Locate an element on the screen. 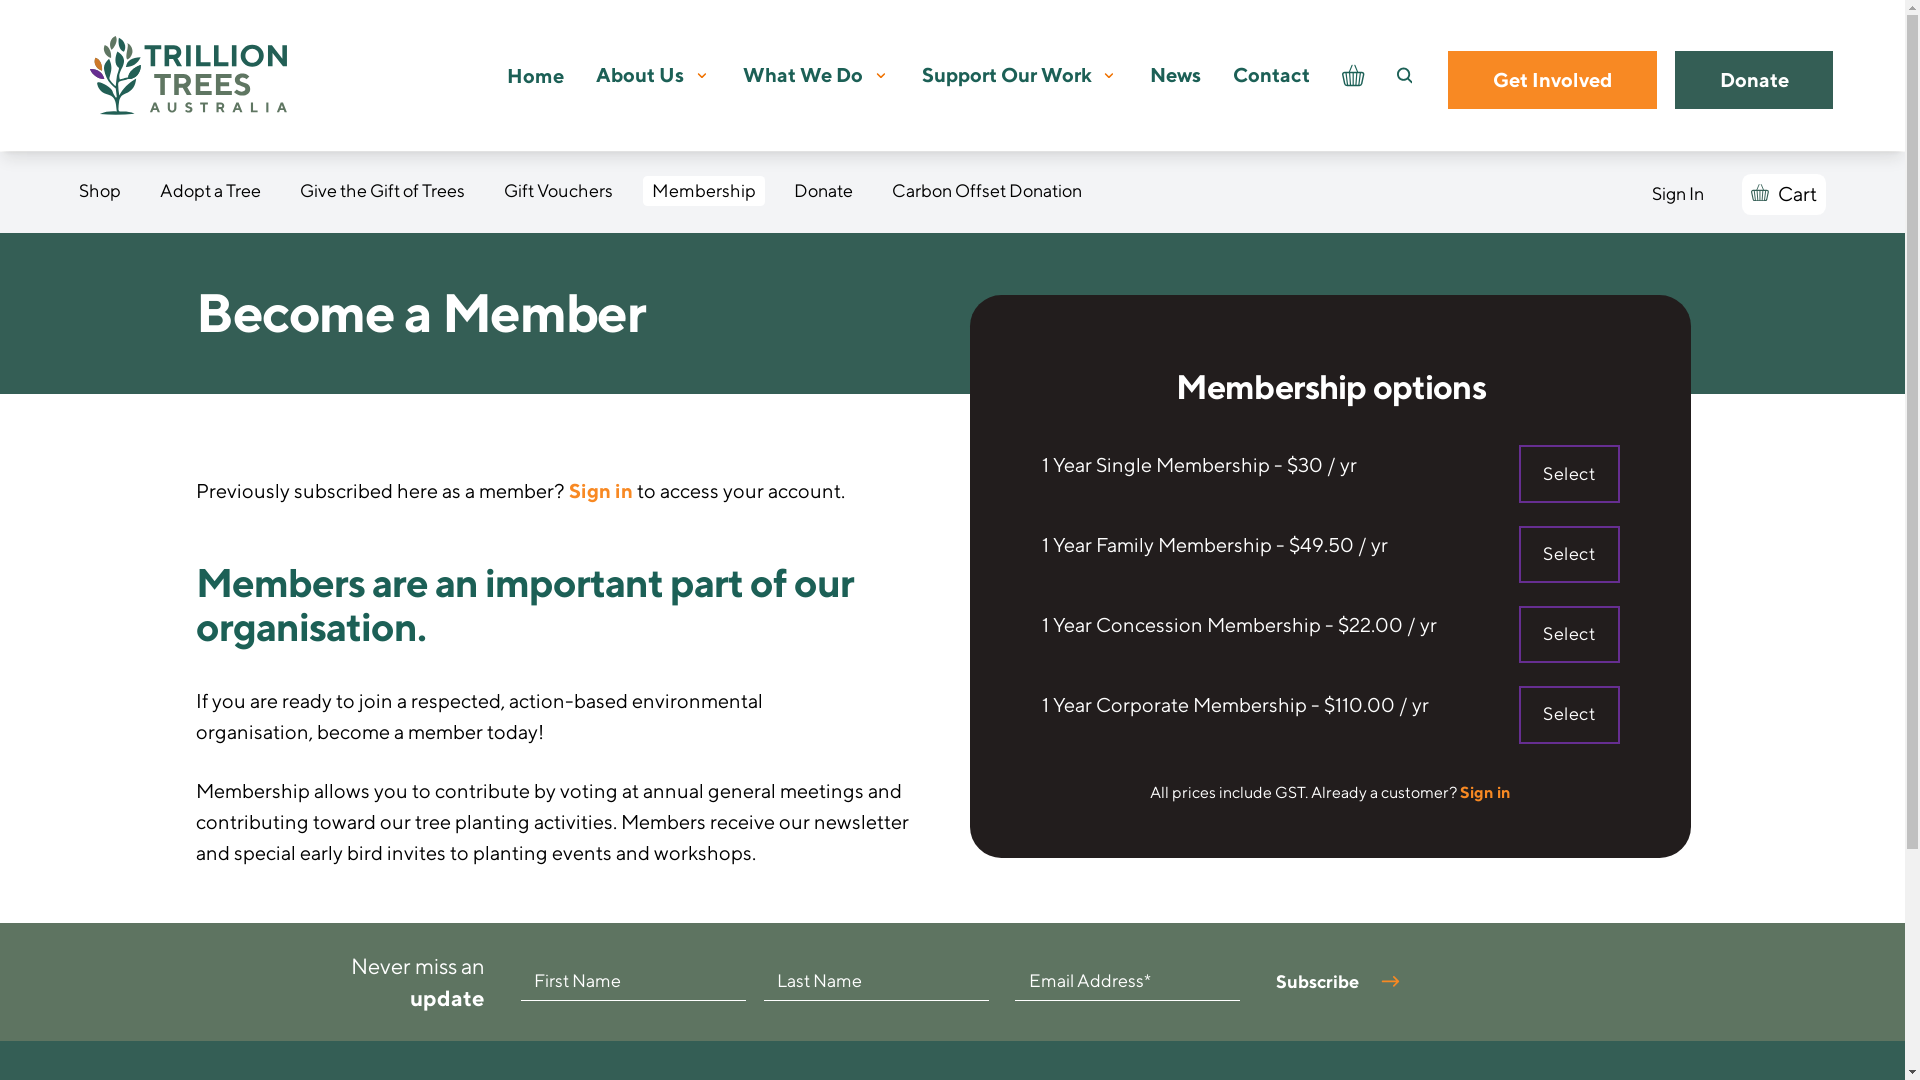 This screenshot has height=1080, width=1920. 'News' is located at coordinates (1175, 74).